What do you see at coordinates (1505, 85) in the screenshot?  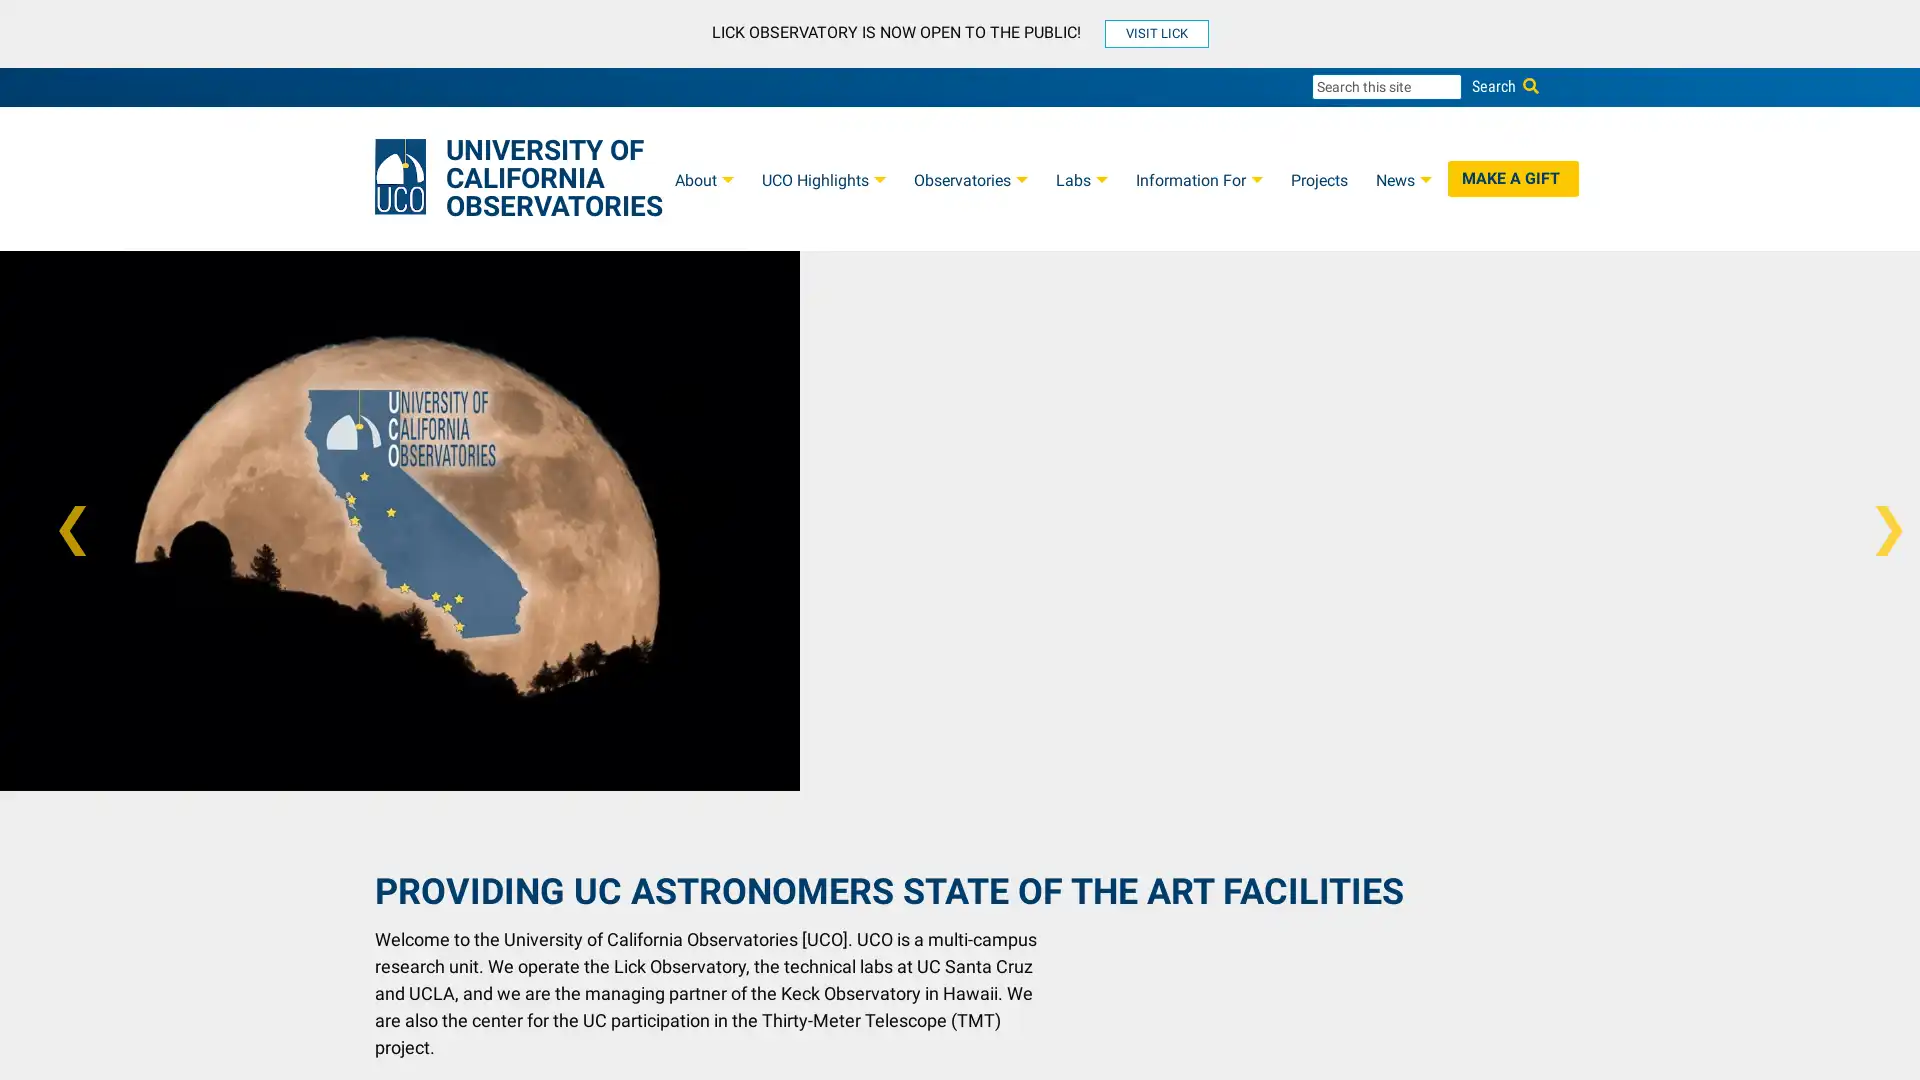 I see `Search` at bounding box center [1505, 85].